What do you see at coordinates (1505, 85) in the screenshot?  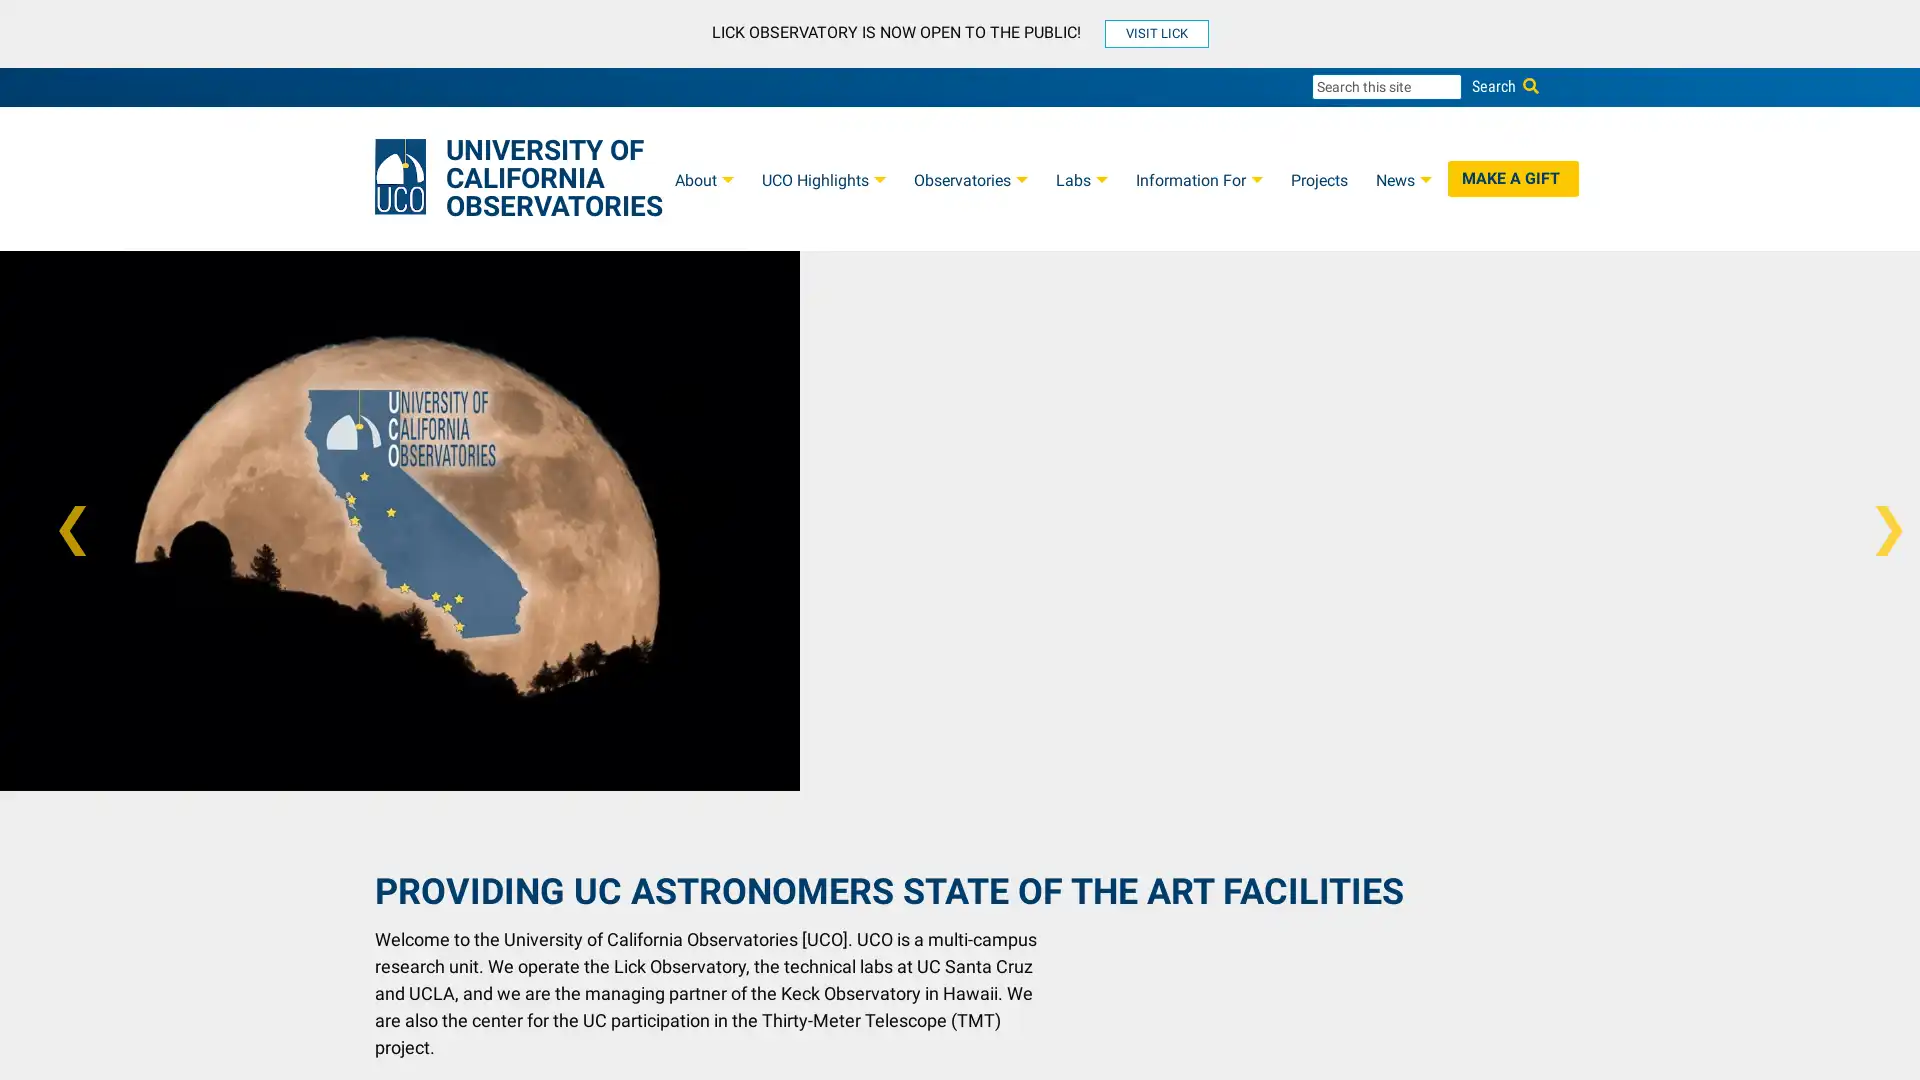 I see `Search` at bounding box center [1505, 85].